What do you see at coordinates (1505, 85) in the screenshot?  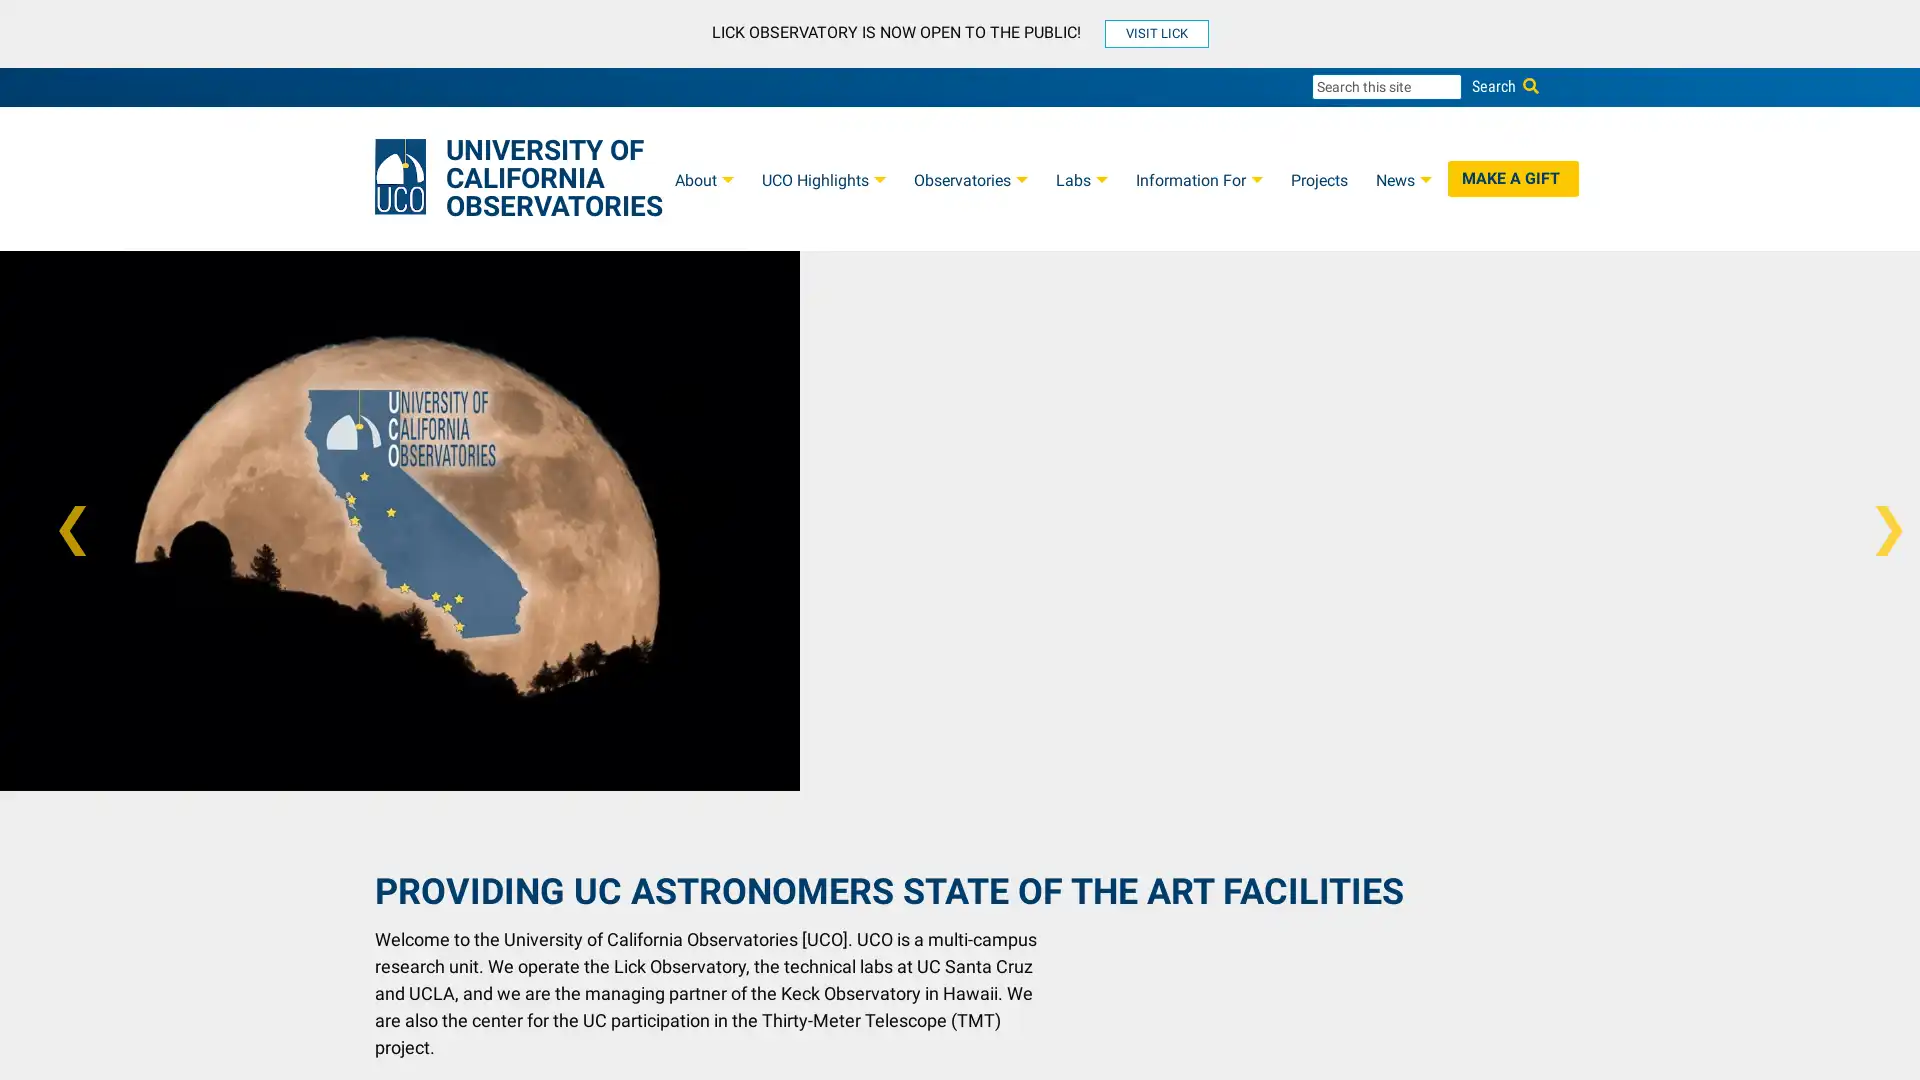 I see `Search` at bounding box center [1505, 85].